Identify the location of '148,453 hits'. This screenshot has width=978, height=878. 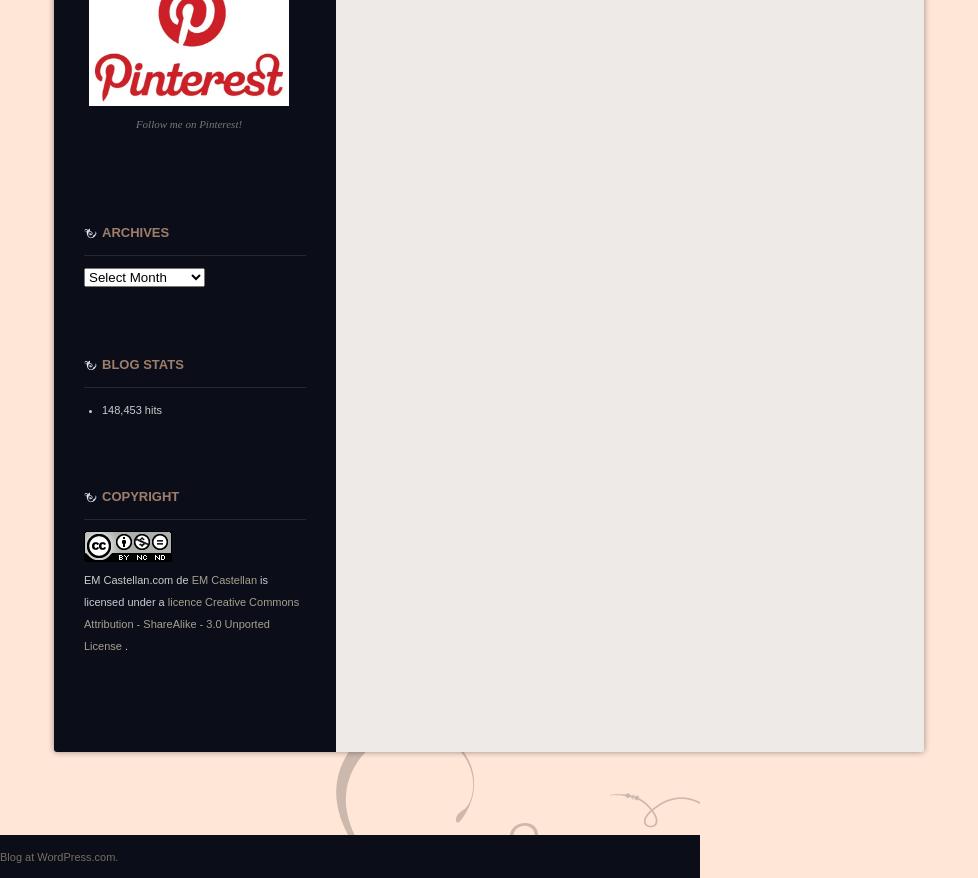
(102, 410).